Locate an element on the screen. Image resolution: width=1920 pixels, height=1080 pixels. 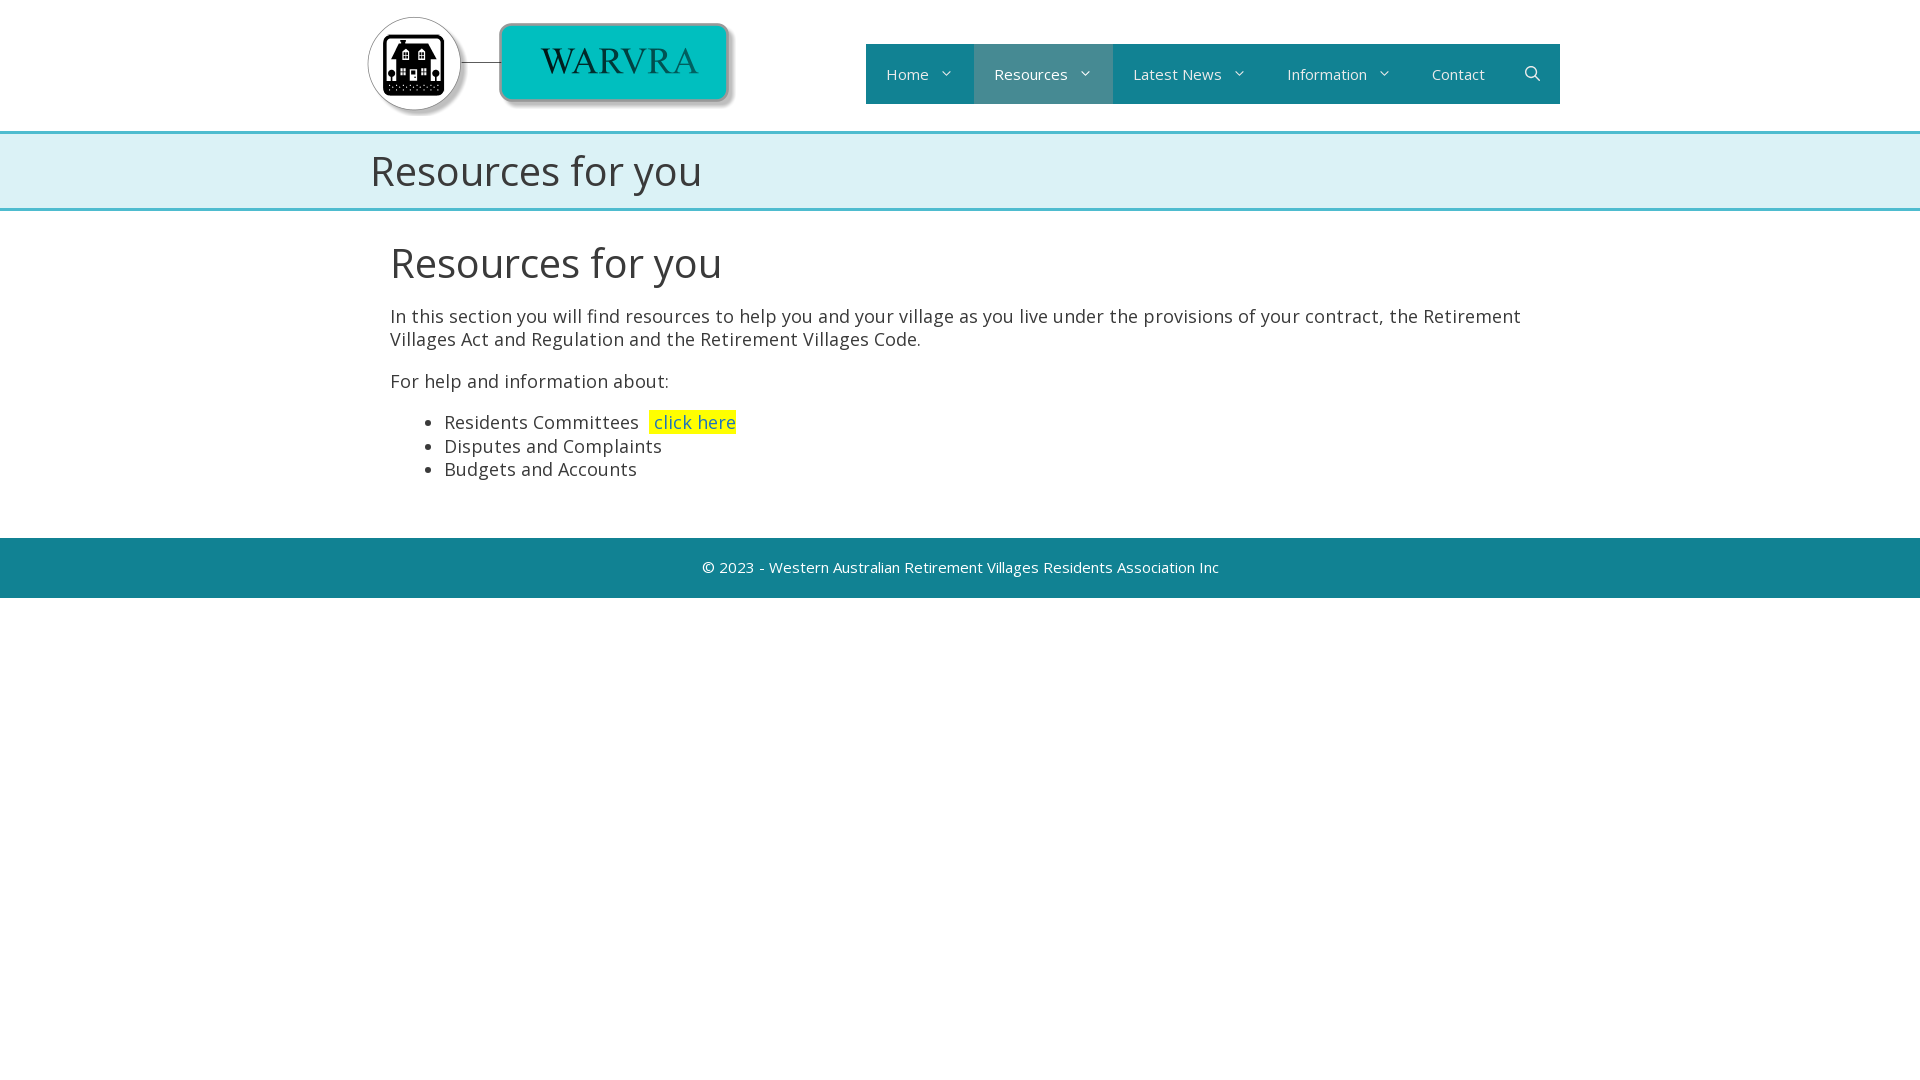
'click here' is located at coordinates (695, 420).